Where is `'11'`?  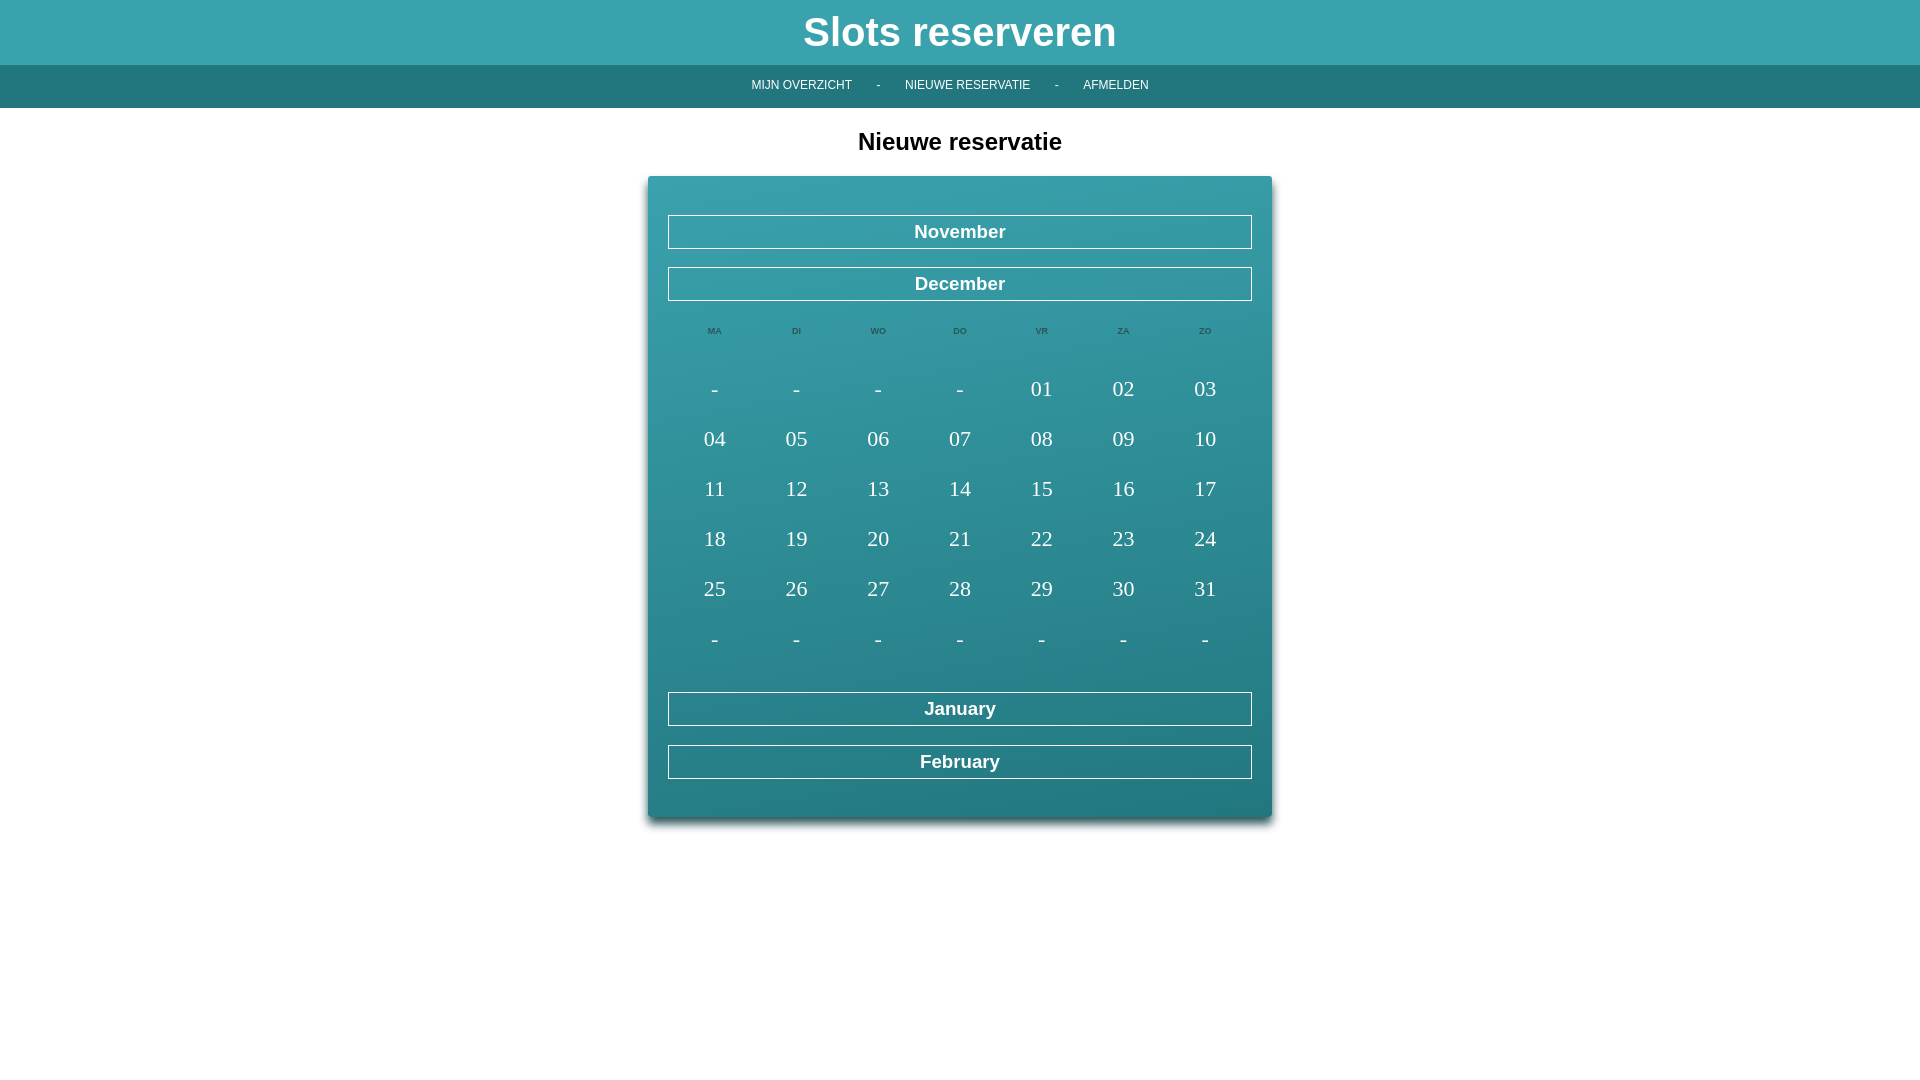 '11' is located at coordinates (673, 490).